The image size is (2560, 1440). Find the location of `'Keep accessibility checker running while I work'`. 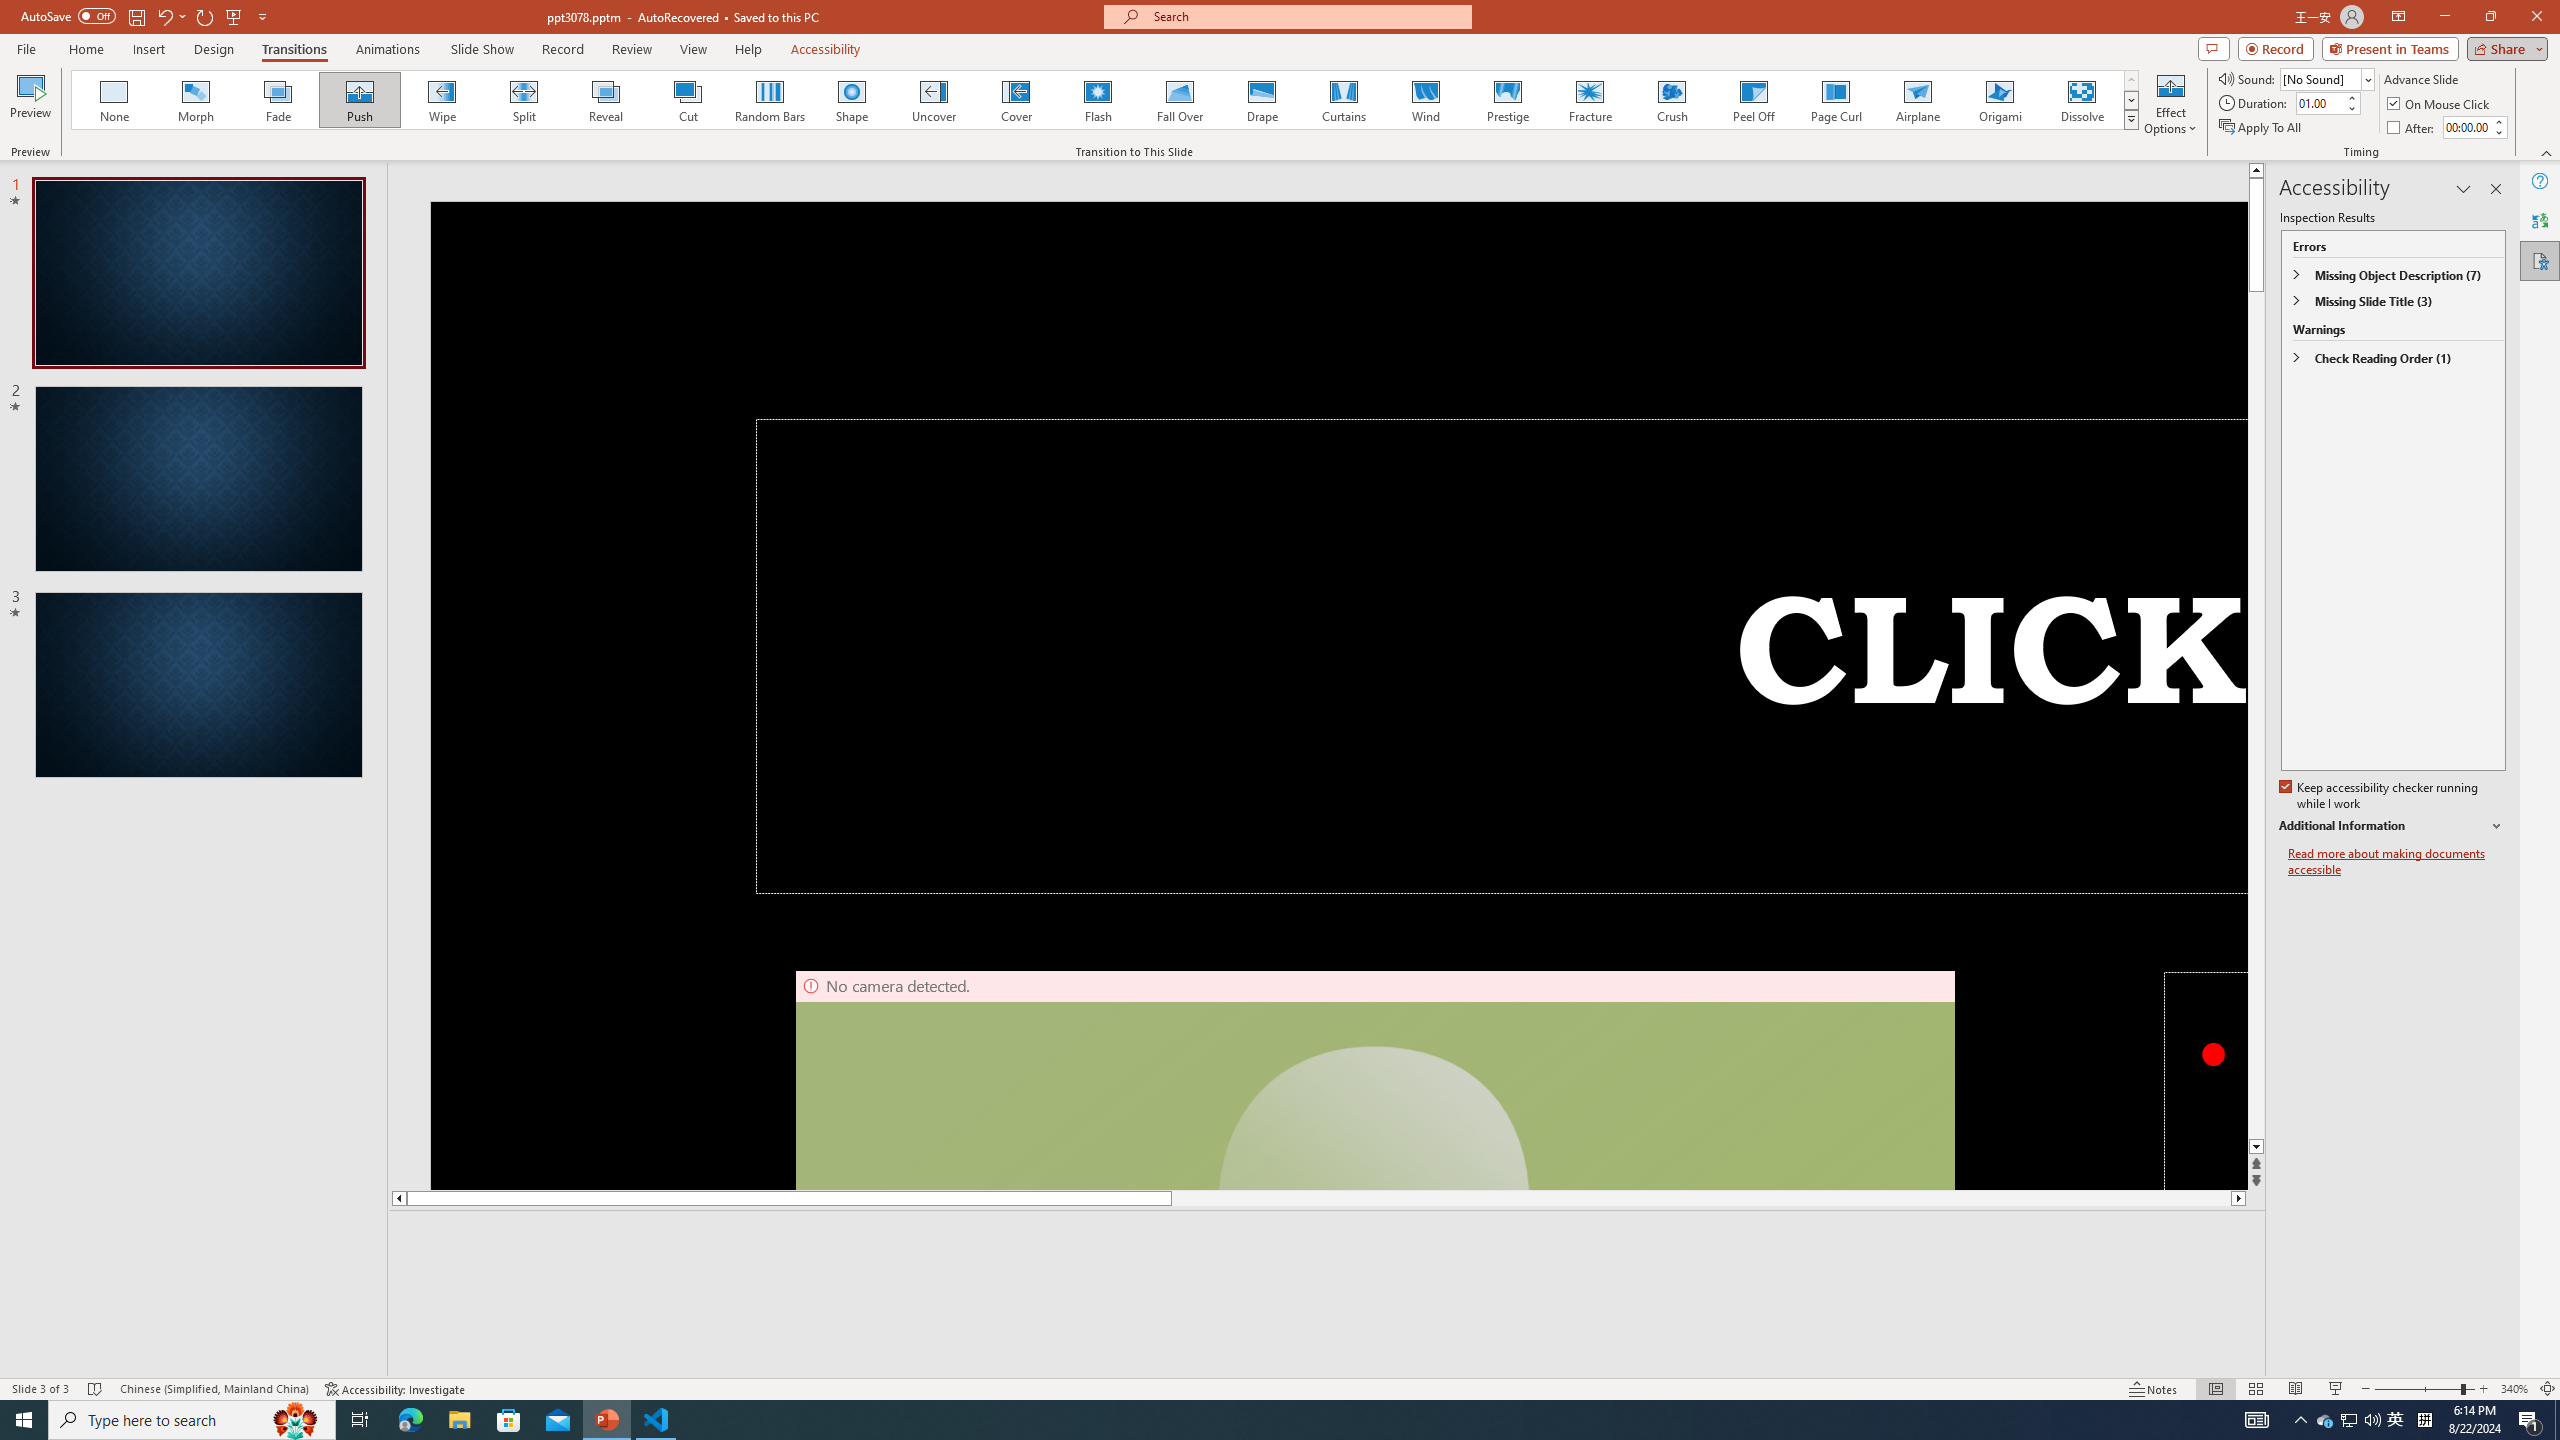

'Keep accessibility checker running while I work' is located at coordinates (2380, 796).